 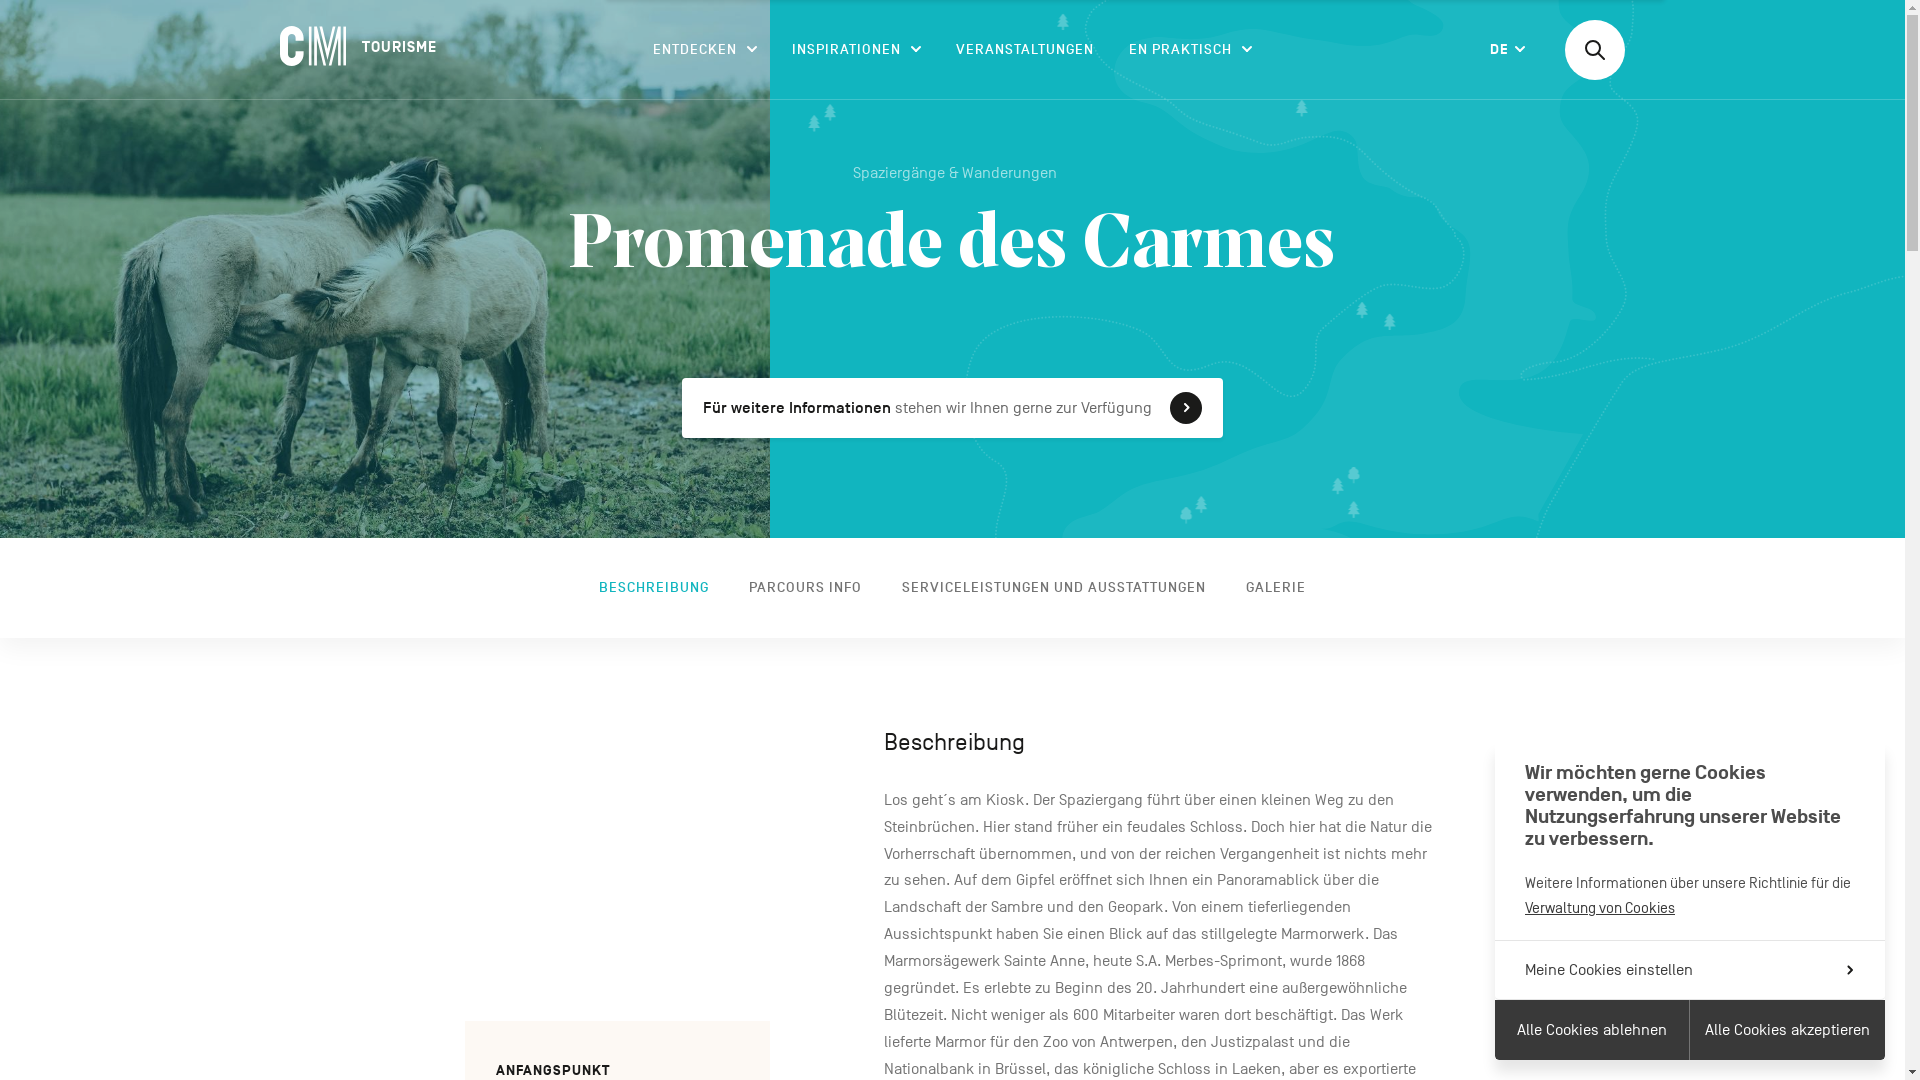 What do you see at coordinates (1025, 49) in the screenshot?
I see `'VERANSTALTUNGEN'` at bounding box center [1025, 49].